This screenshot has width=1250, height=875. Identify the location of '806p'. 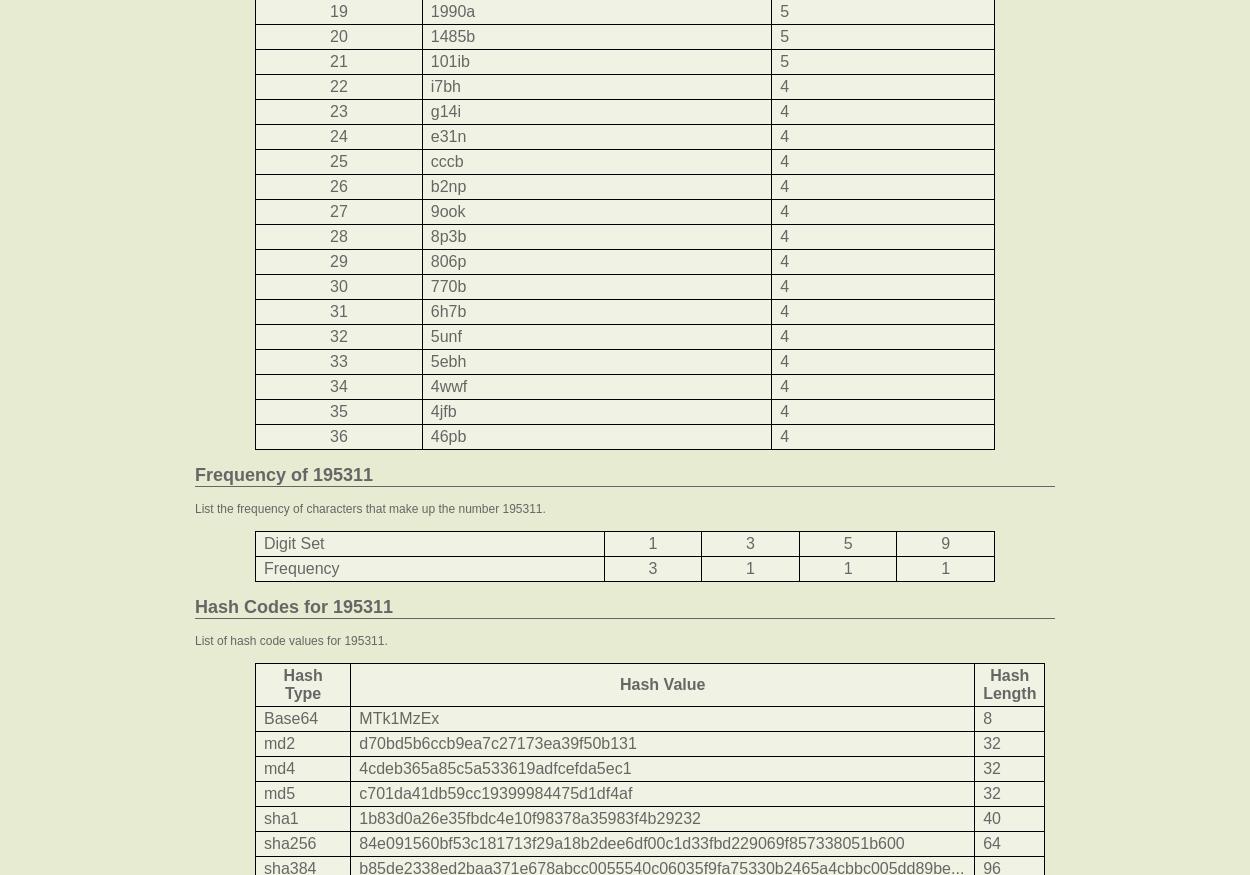
(429, 260).